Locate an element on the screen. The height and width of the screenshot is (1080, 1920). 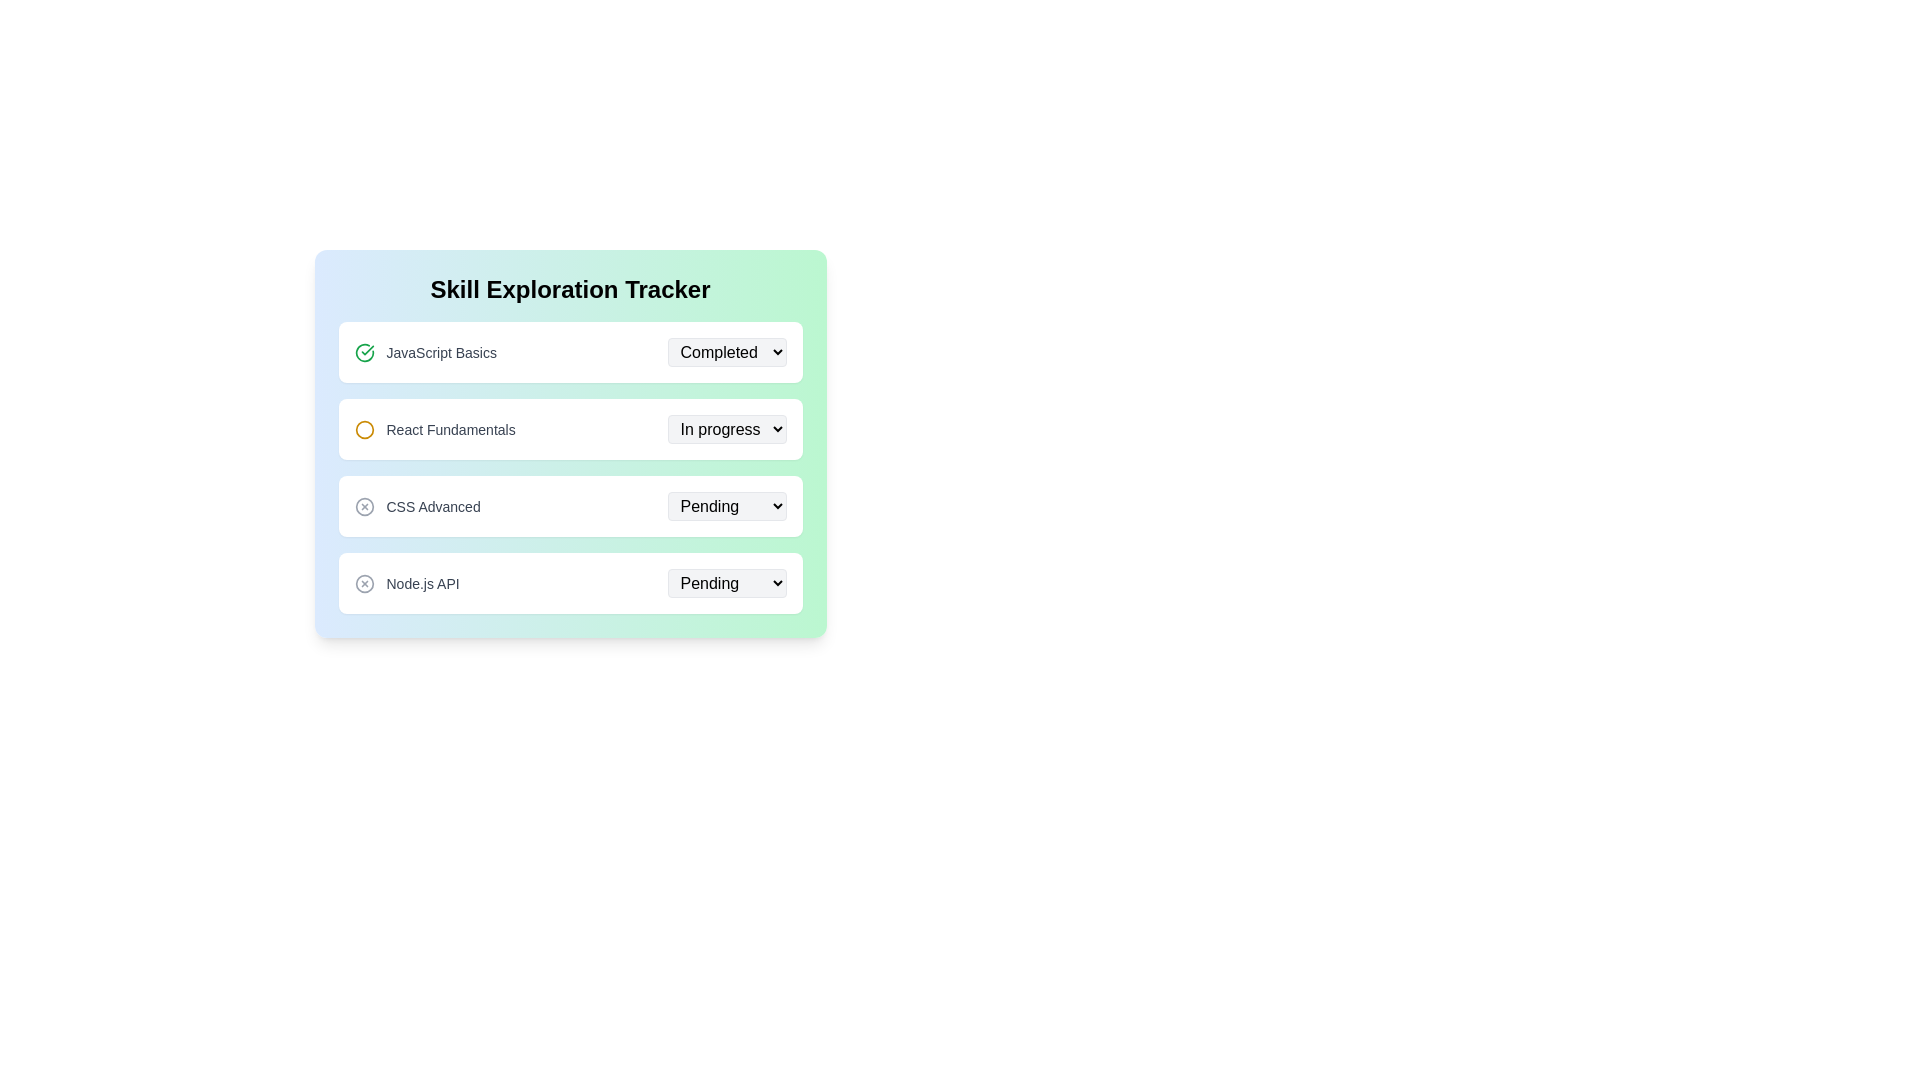
the circle component of the 'CSS Advanced' skill icon in the 'Skill Exploration Tracker' interface, which indicates an incomplete or pending state is located at coordinates (364, 505).